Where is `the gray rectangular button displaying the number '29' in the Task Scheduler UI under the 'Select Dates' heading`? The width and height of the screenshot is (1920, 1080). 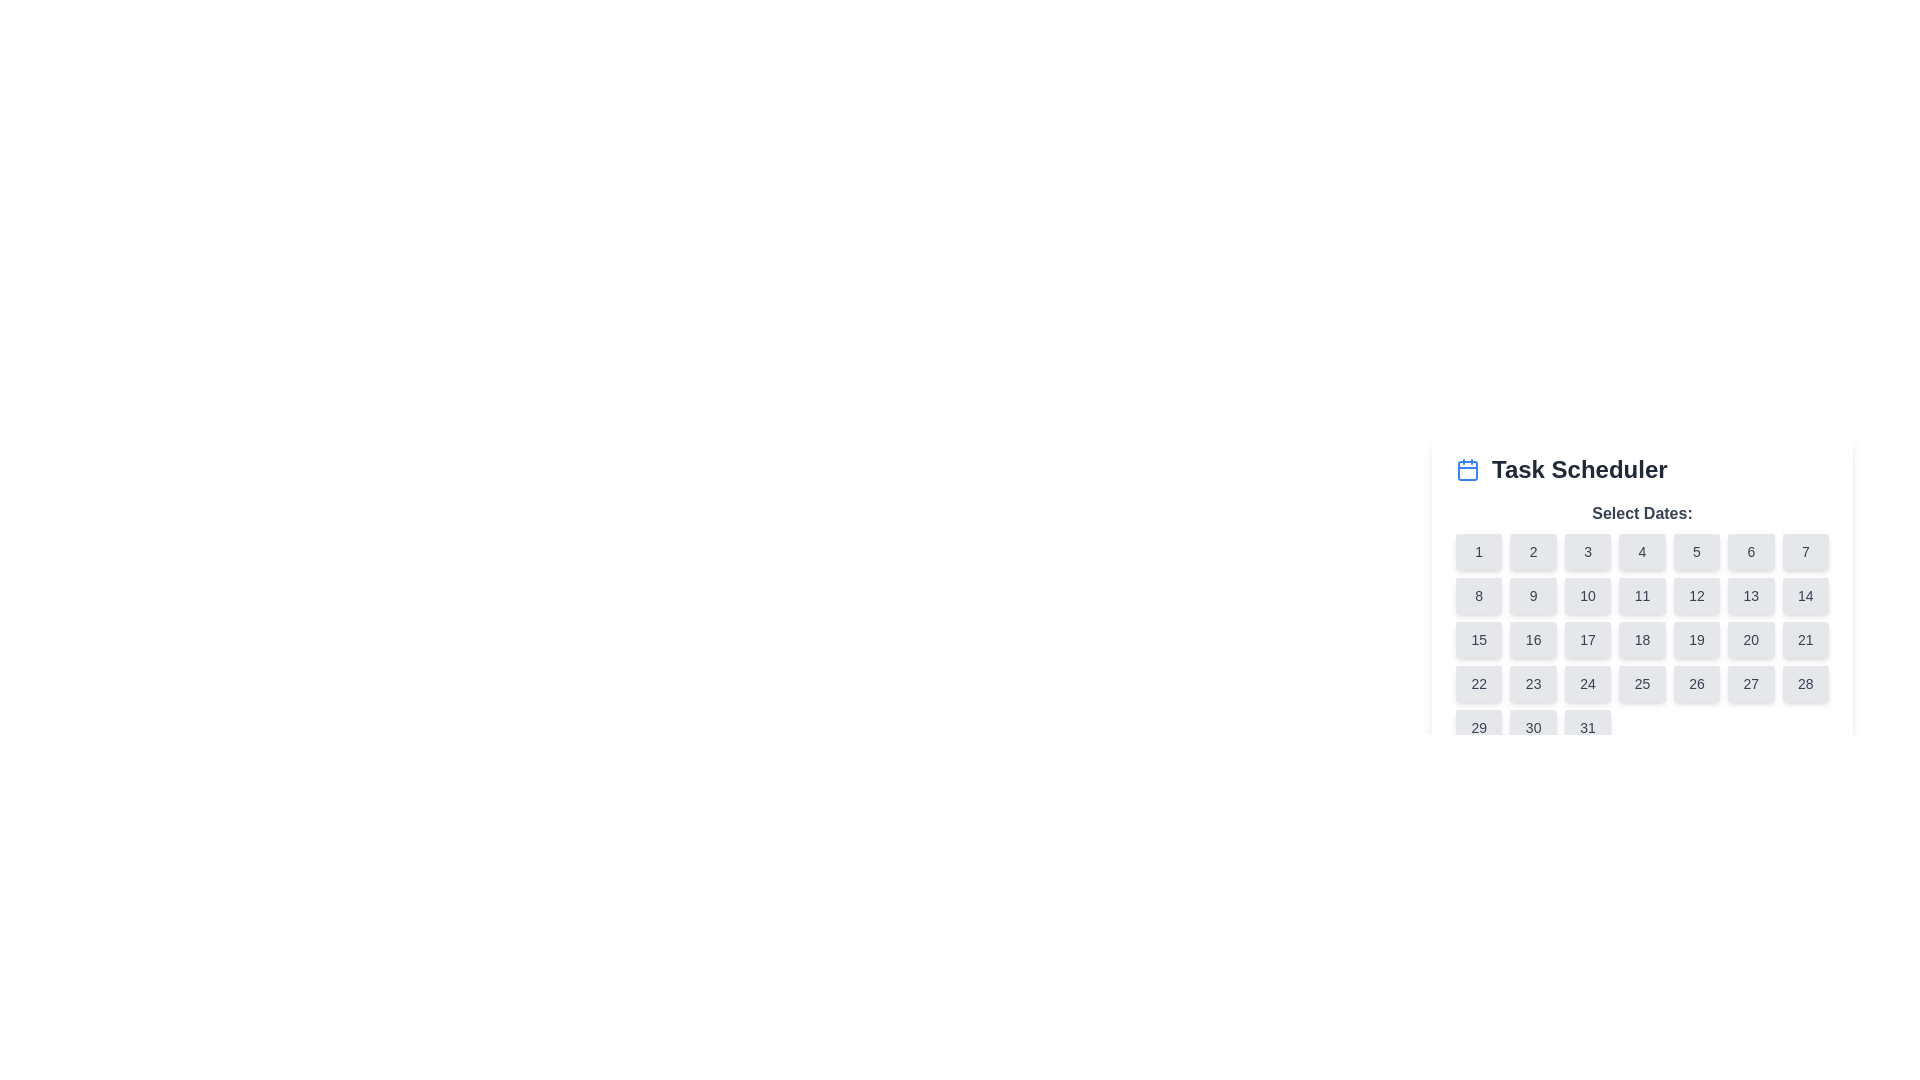 the gray rectangular button displaying the number '29' in the Task Scheduler UI under the 'Select Dates' heading is located at coordinates (1479, 728).